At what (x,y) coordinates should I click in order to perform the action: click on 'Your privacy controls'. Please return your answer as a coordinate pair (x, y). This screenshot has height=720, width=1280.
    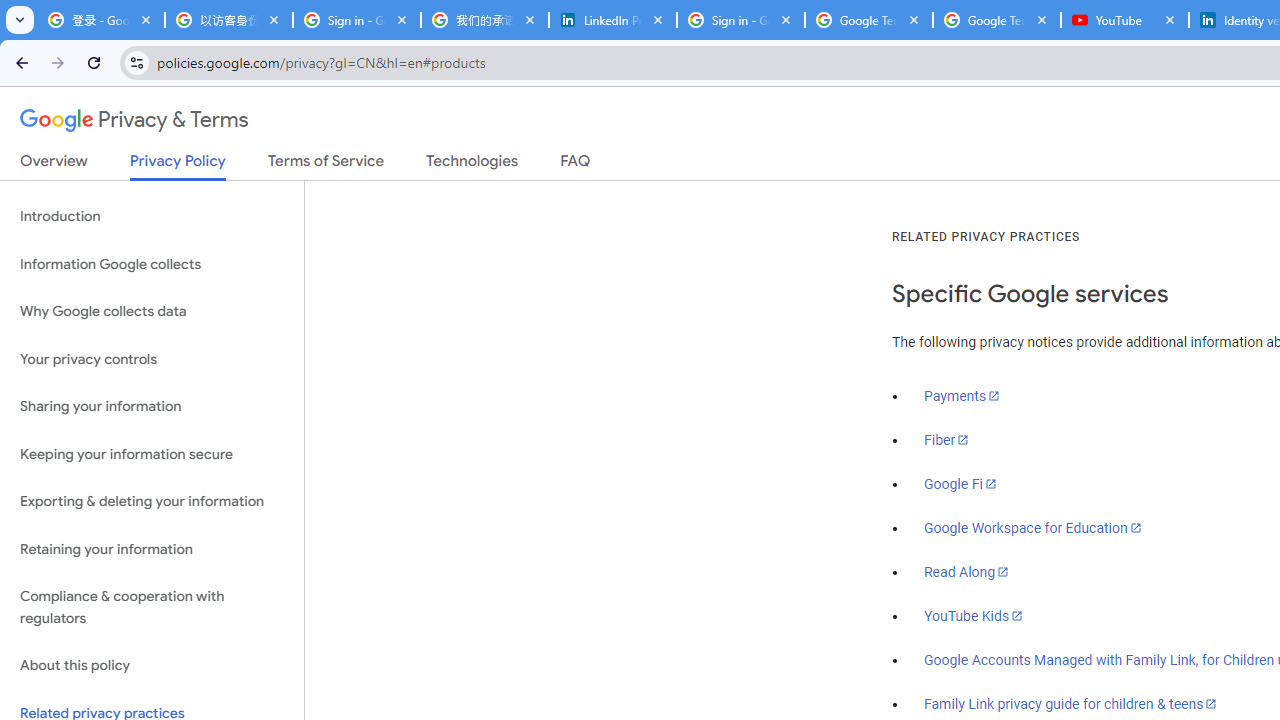
    Looking at the image, I should click on (151, 358).